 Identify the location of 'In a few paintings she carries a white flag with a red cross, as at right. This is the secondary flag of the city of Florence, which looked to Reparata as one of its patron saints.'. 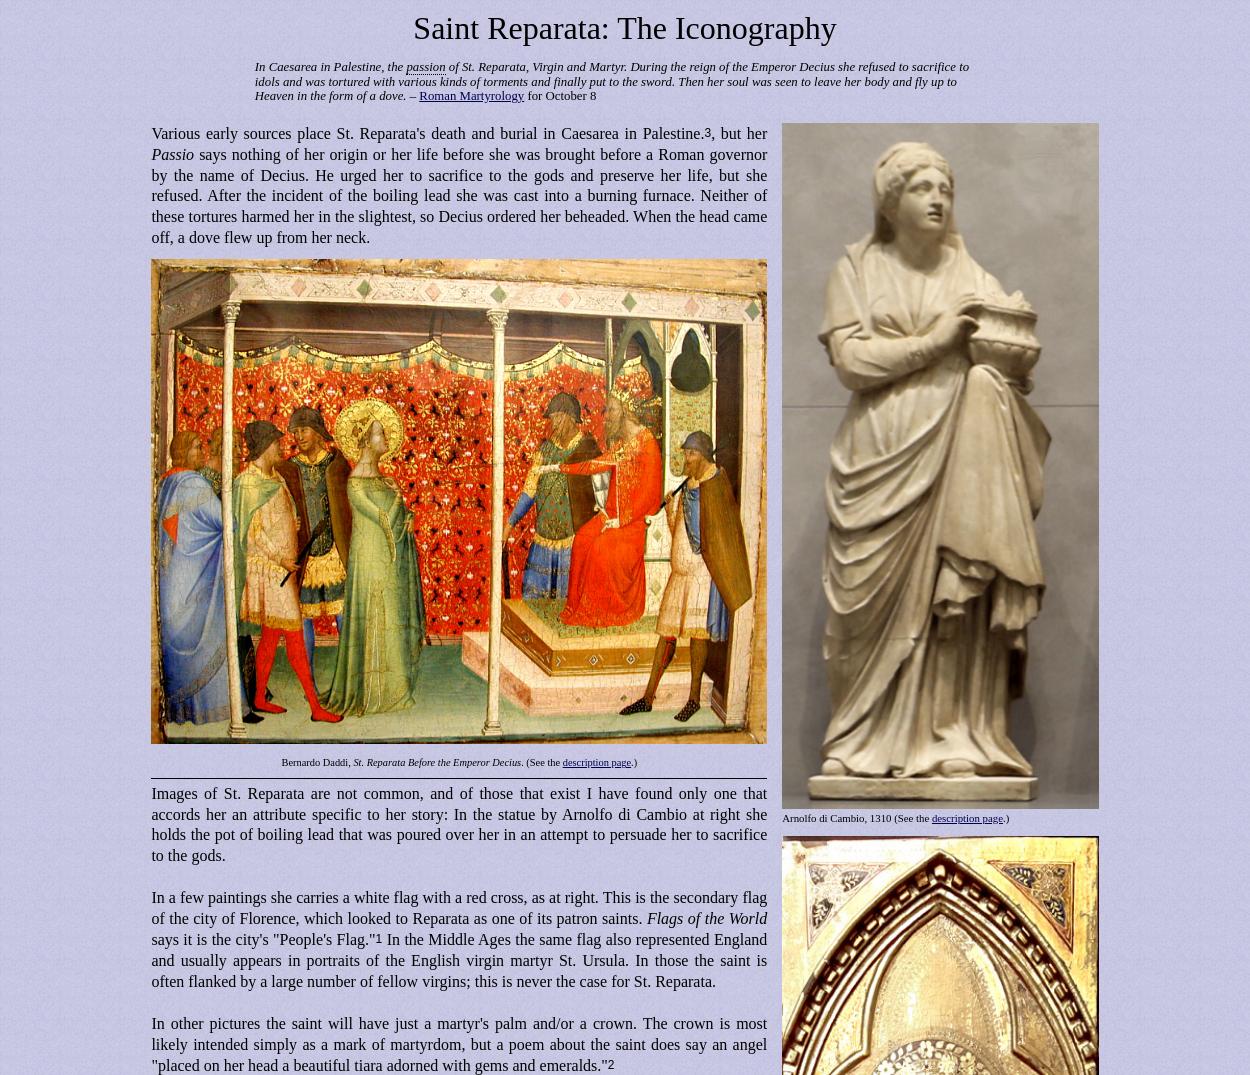
(151, 905).